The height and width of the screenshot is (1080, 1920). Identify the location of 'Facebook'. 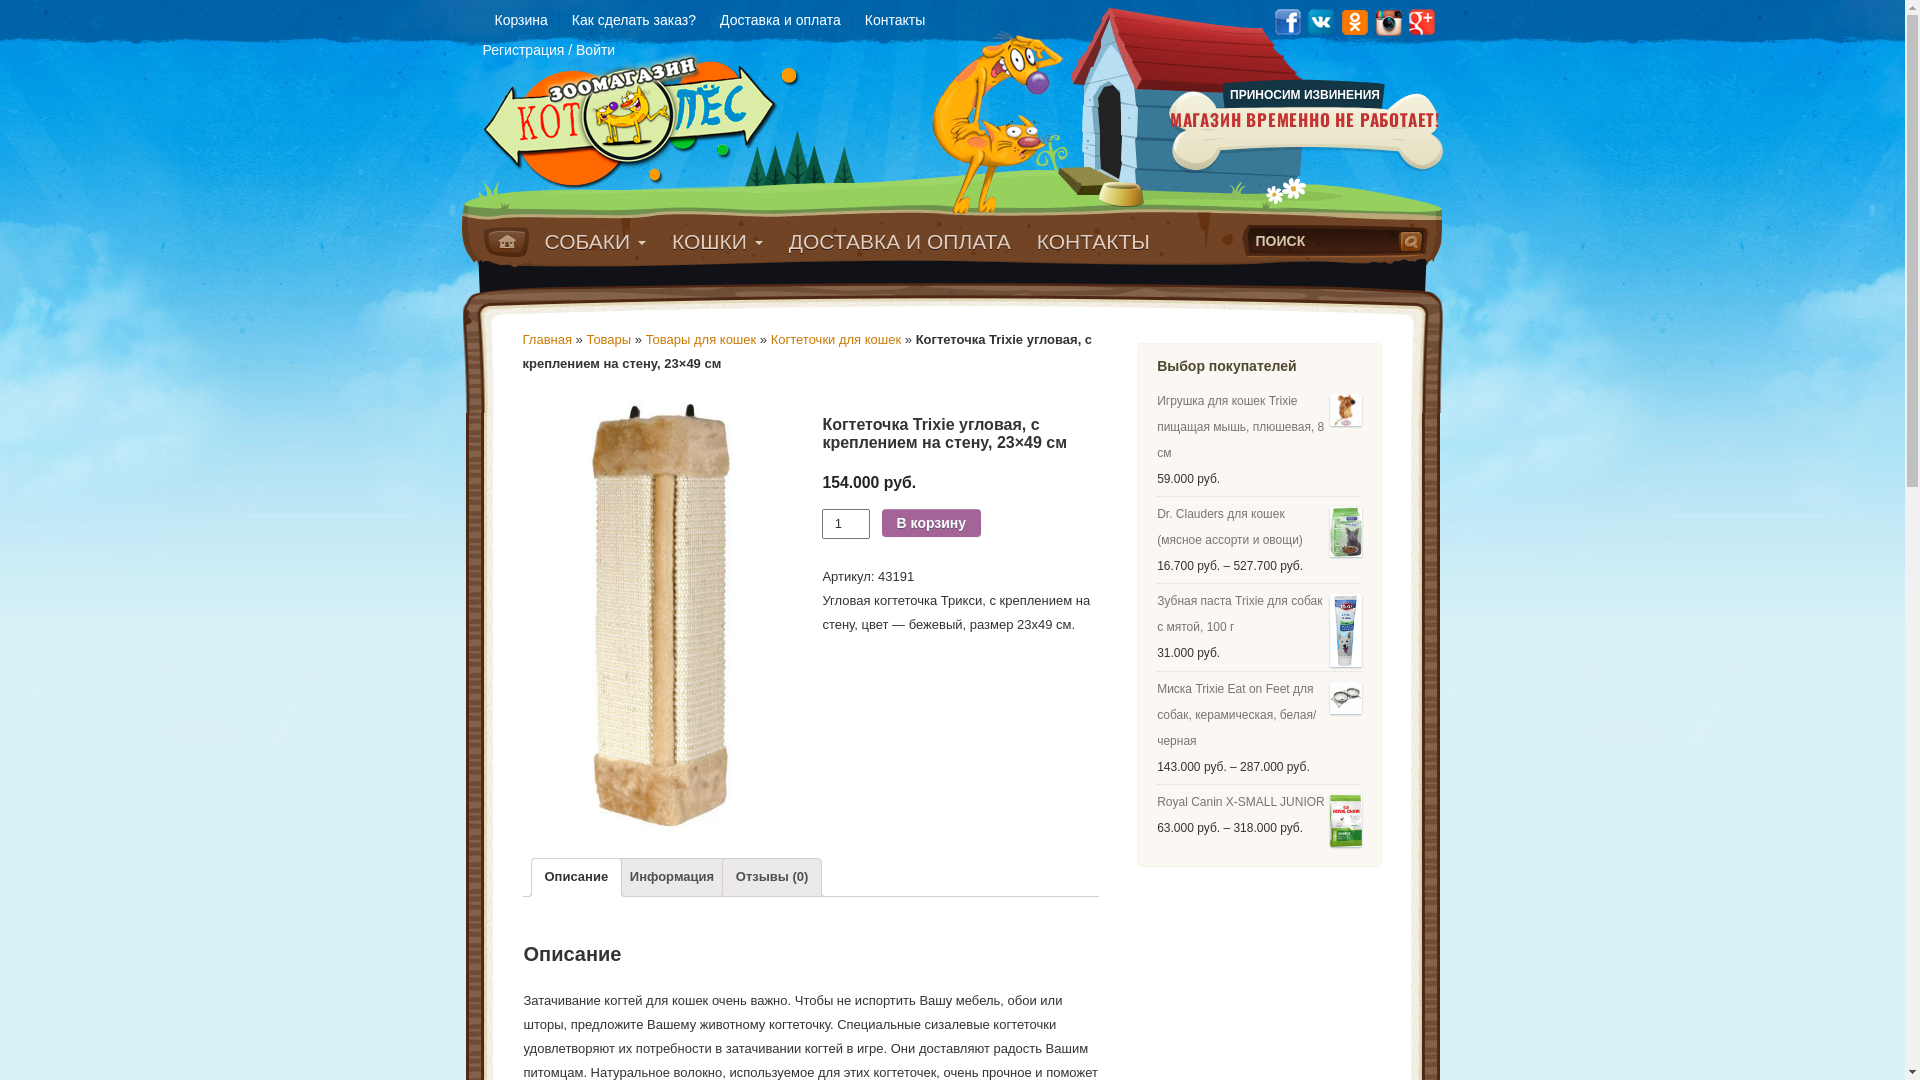
(1286, 20).